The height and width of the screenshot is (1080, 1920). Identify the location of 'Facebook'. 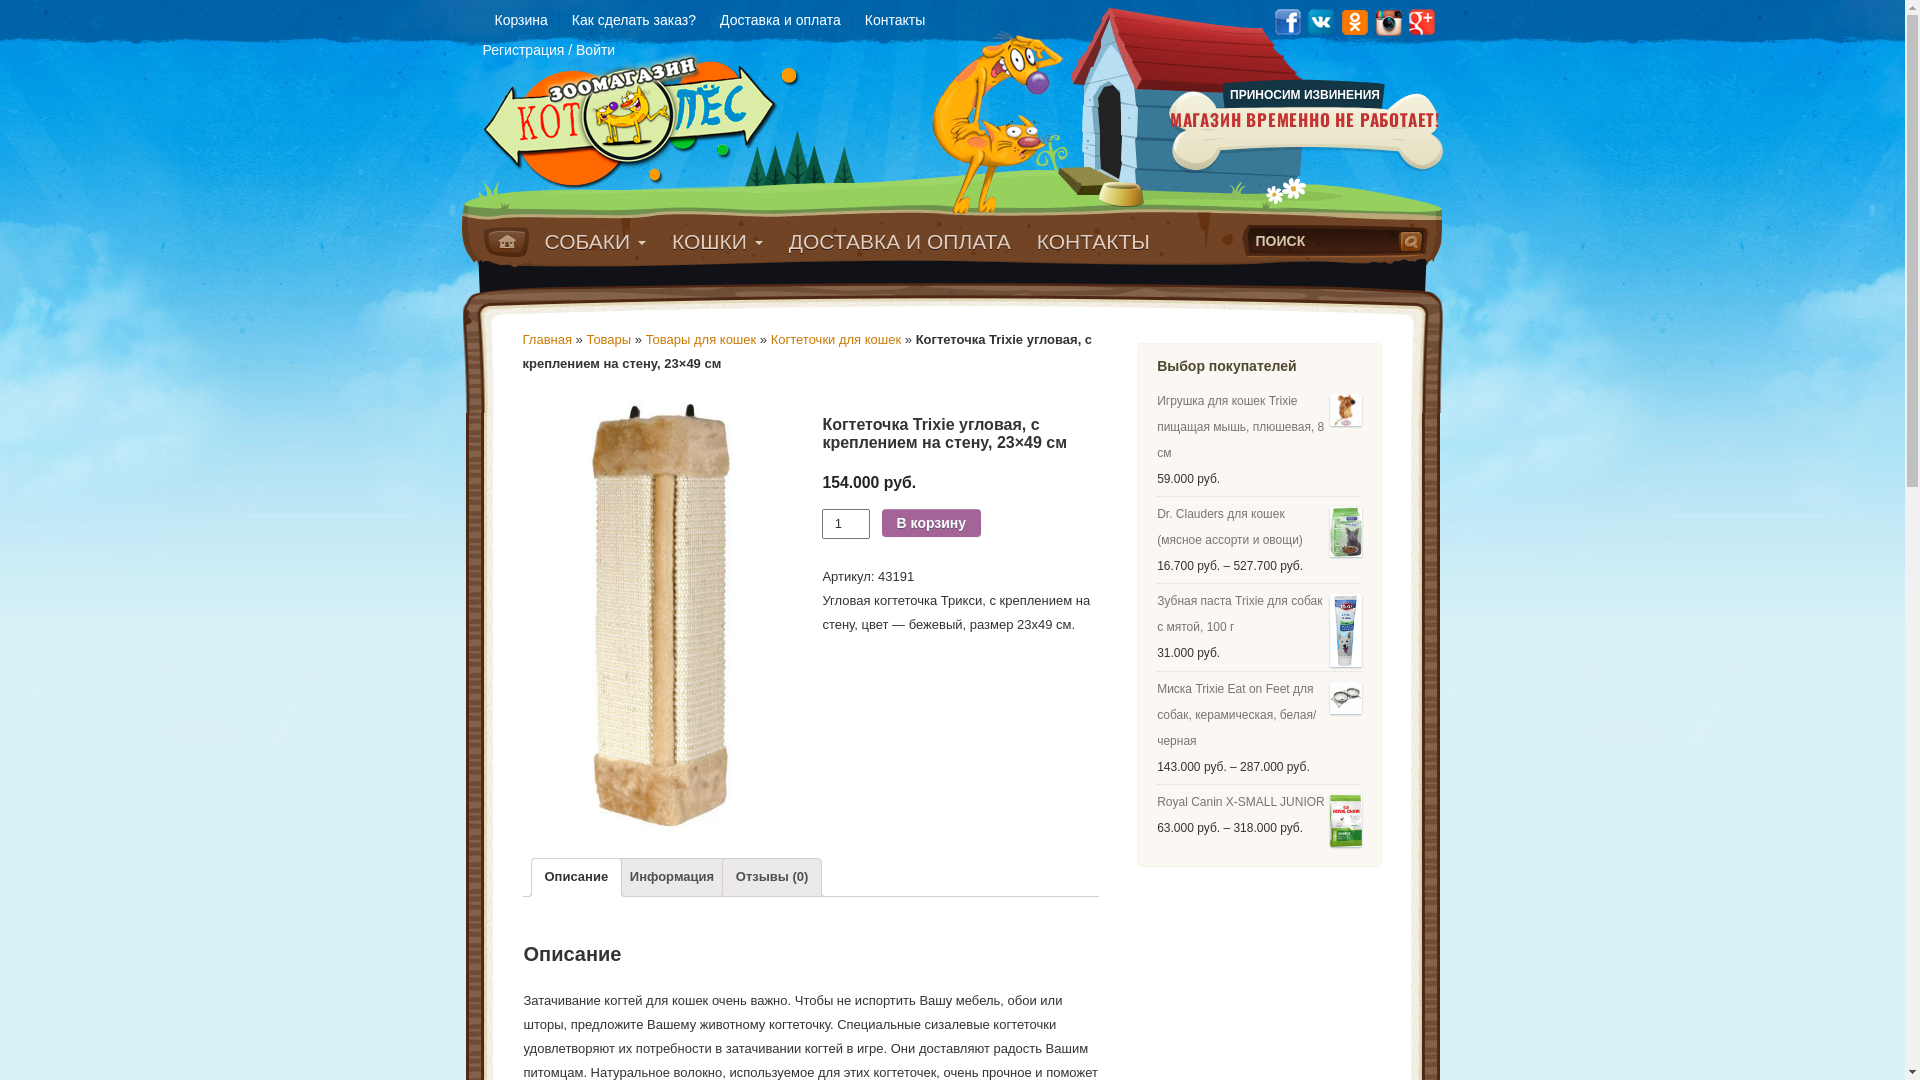
(1286, 20).